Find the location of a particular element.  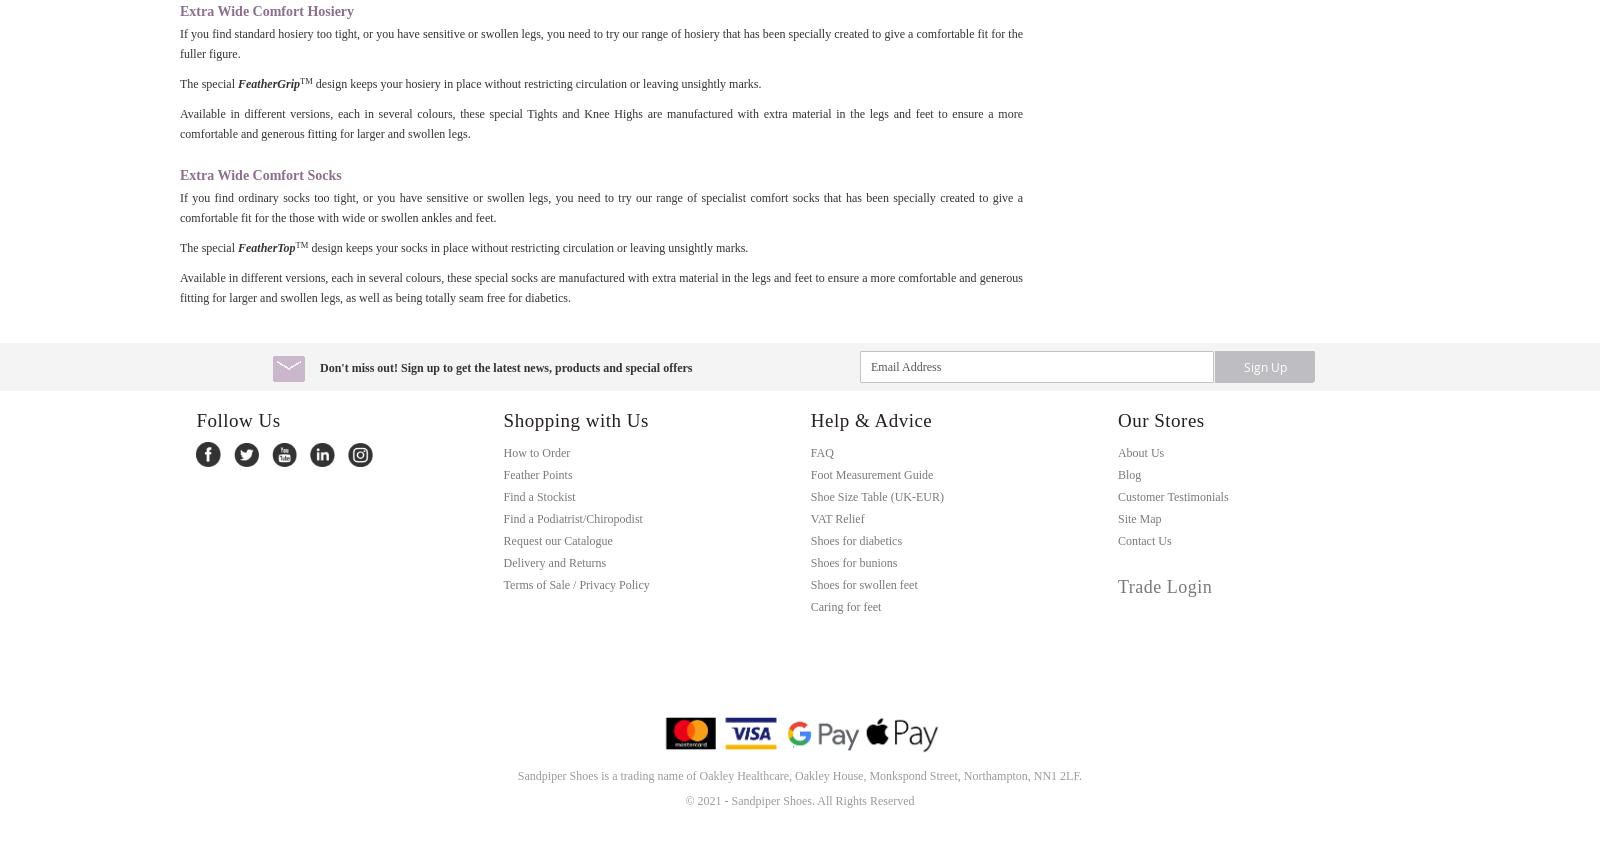

'Shoe Size Table (UK-EUR)' is located at coordinates (875, 496).